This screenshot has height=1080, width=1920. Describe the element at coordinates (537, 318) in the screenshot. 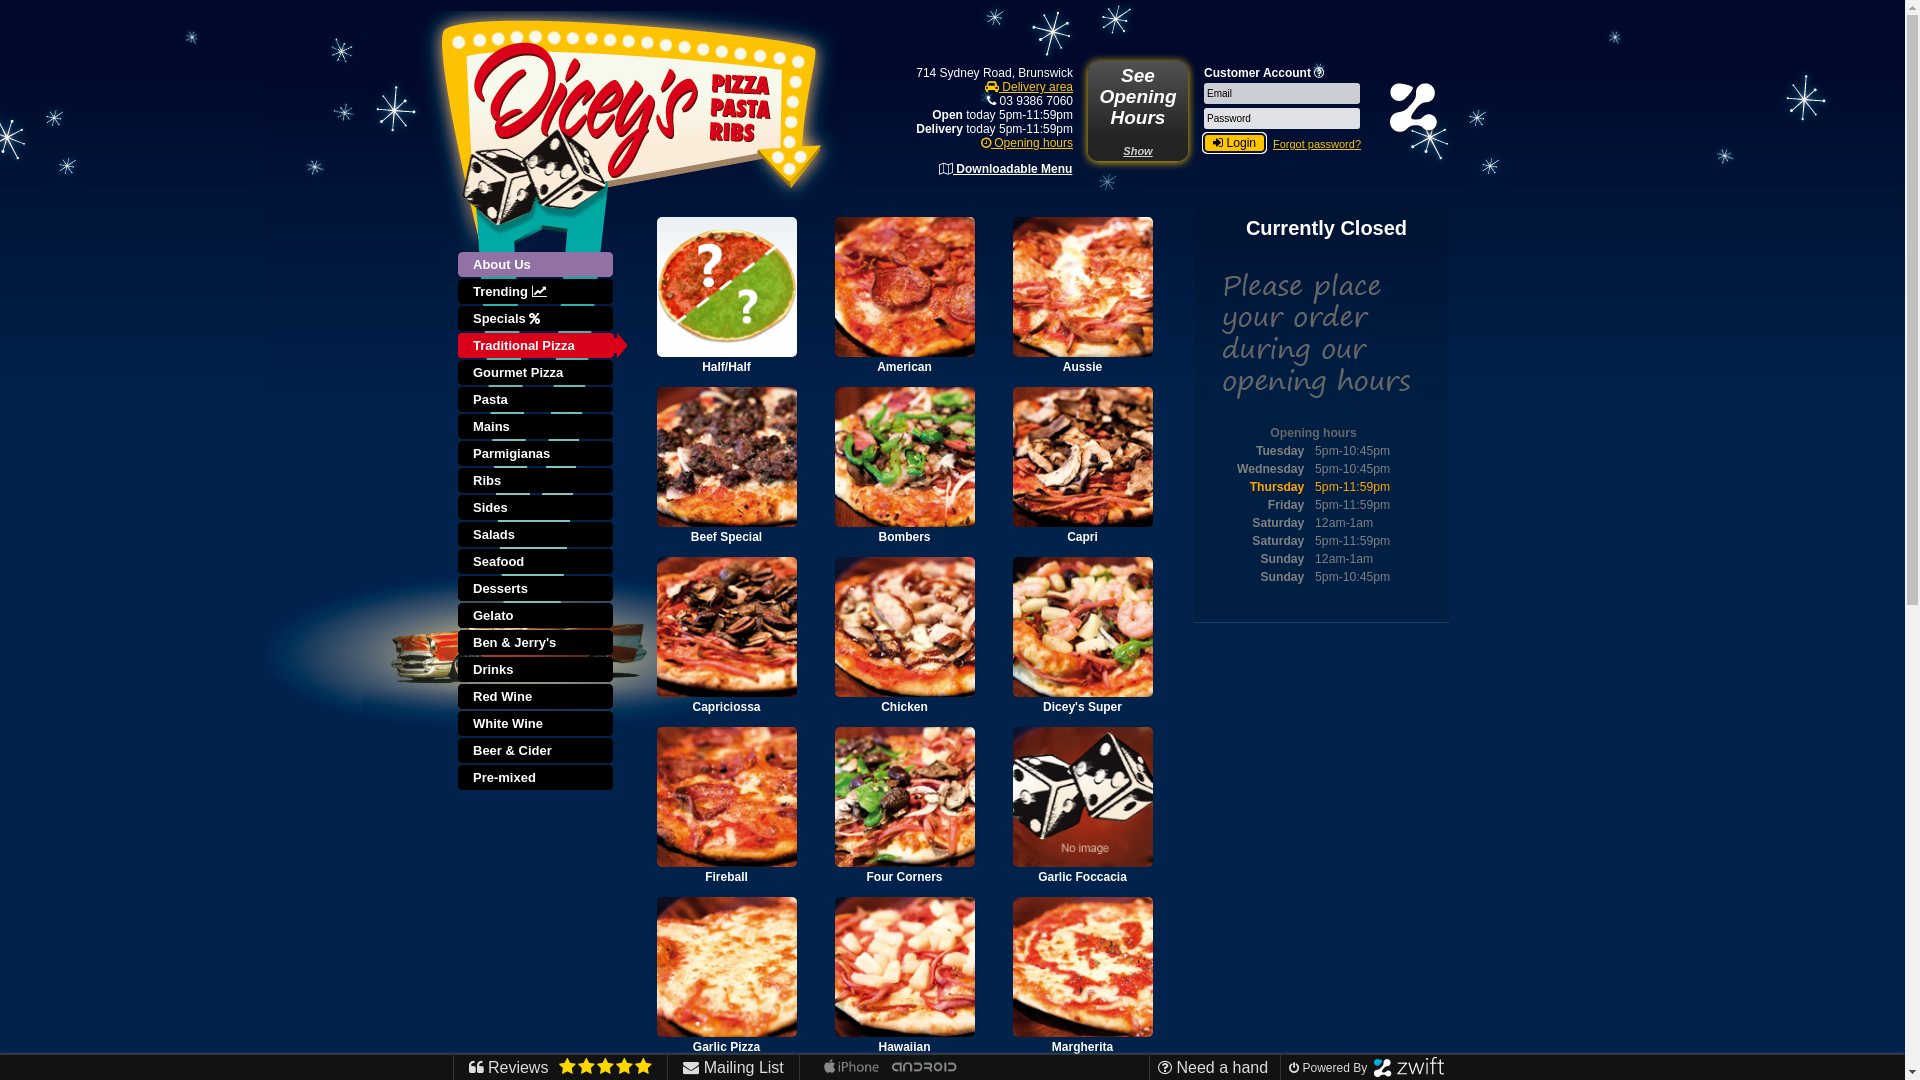

I see `'Specials'` at that location.